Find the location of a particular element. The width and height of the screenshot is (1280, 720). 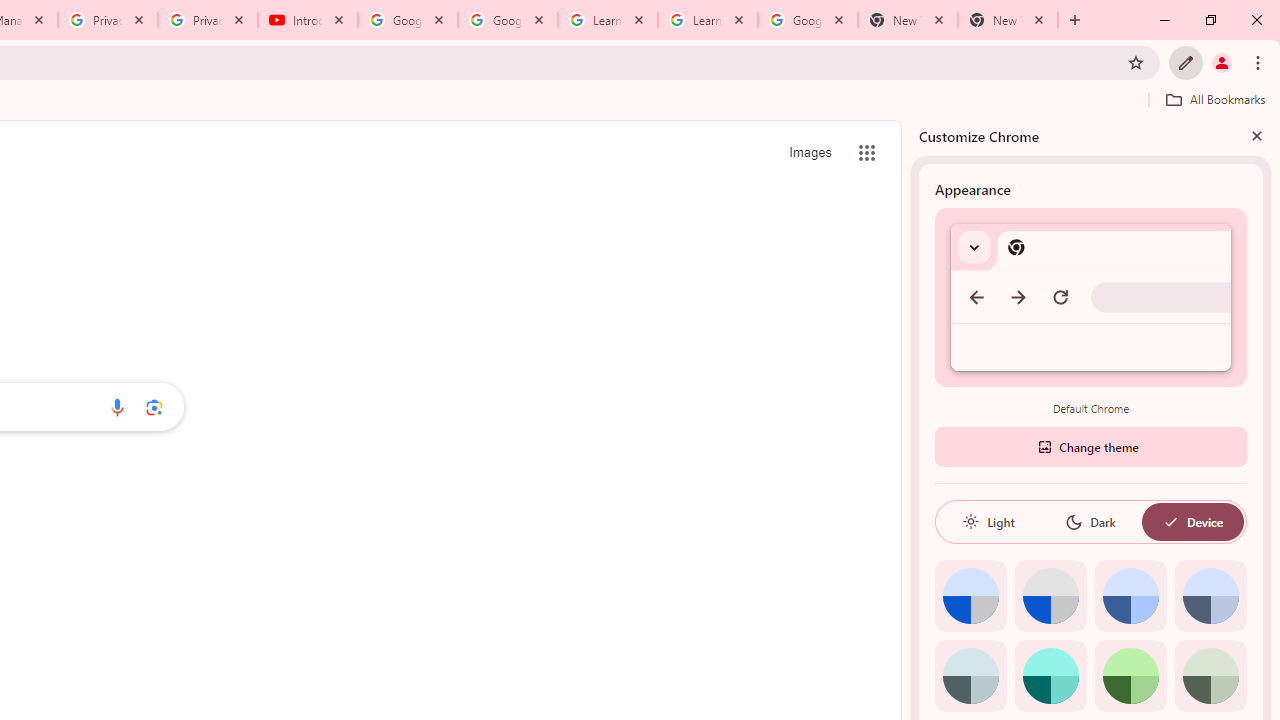

'Viridian' is located at coordinates (1209, 675).